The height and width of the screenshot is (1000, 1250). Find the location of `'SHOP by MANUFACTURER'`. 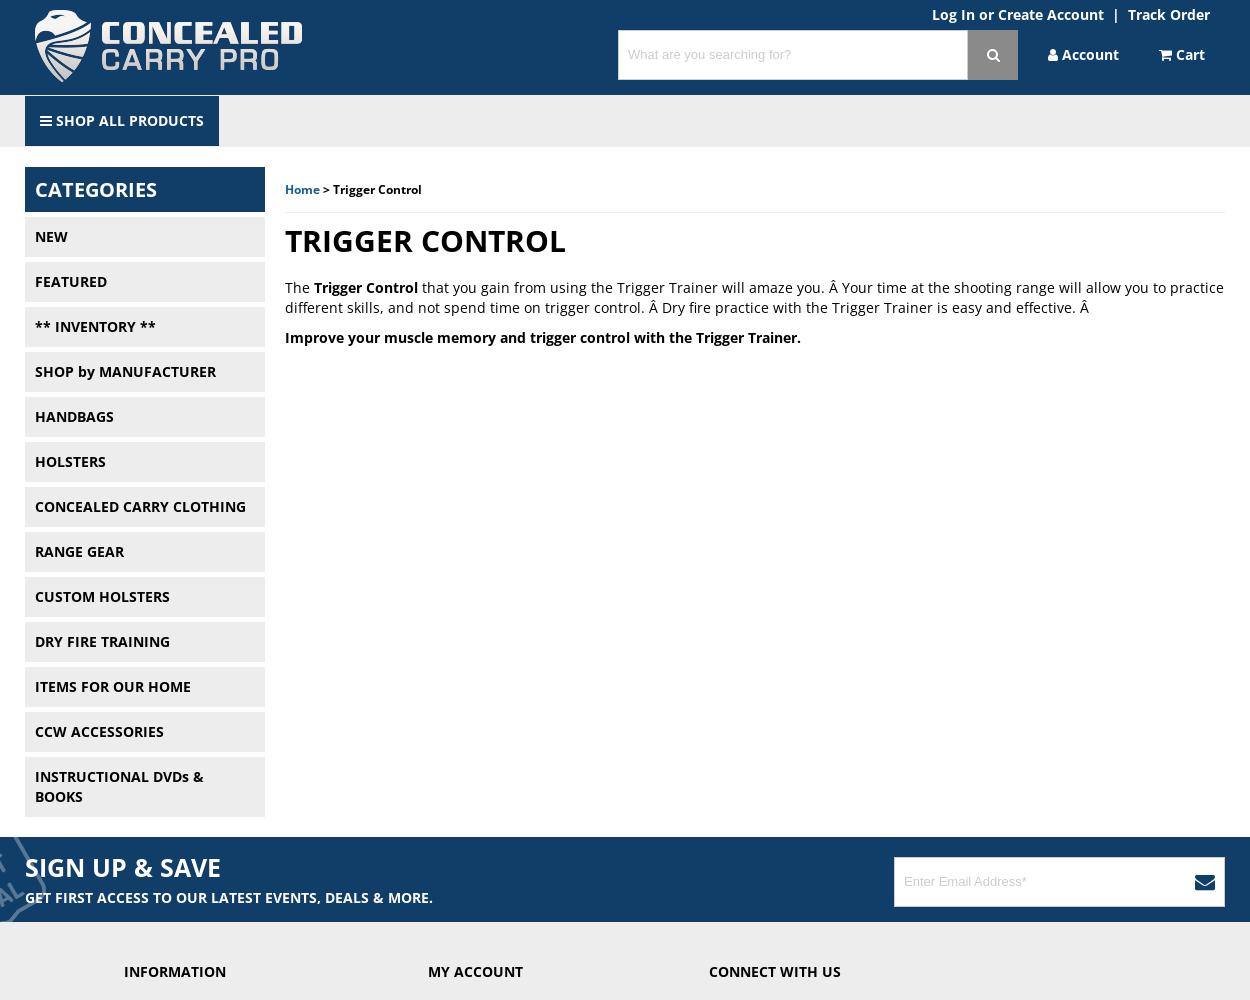

'SHOP by MANUFACTURER' is located at coordinates (125, 370).